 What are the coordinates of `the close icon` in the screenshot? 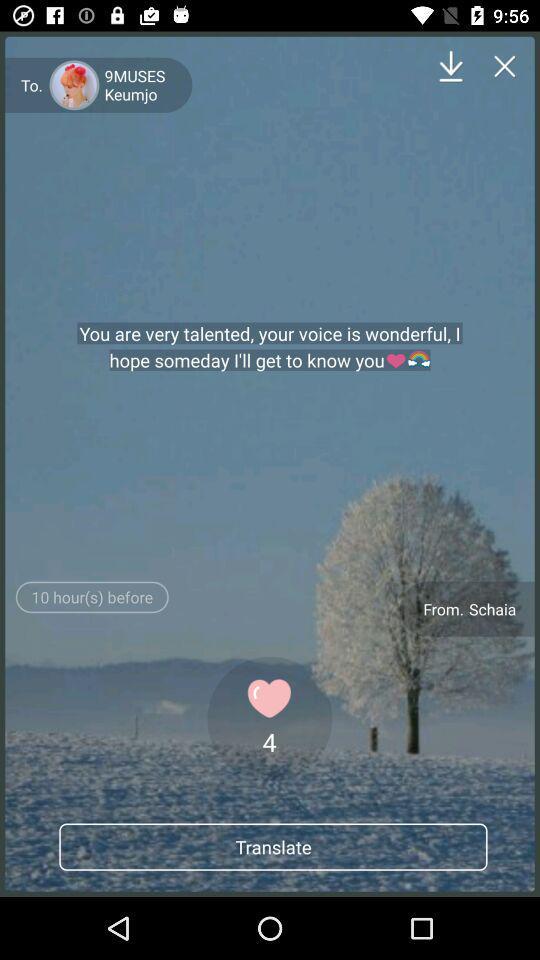 It's located at (504, 66).